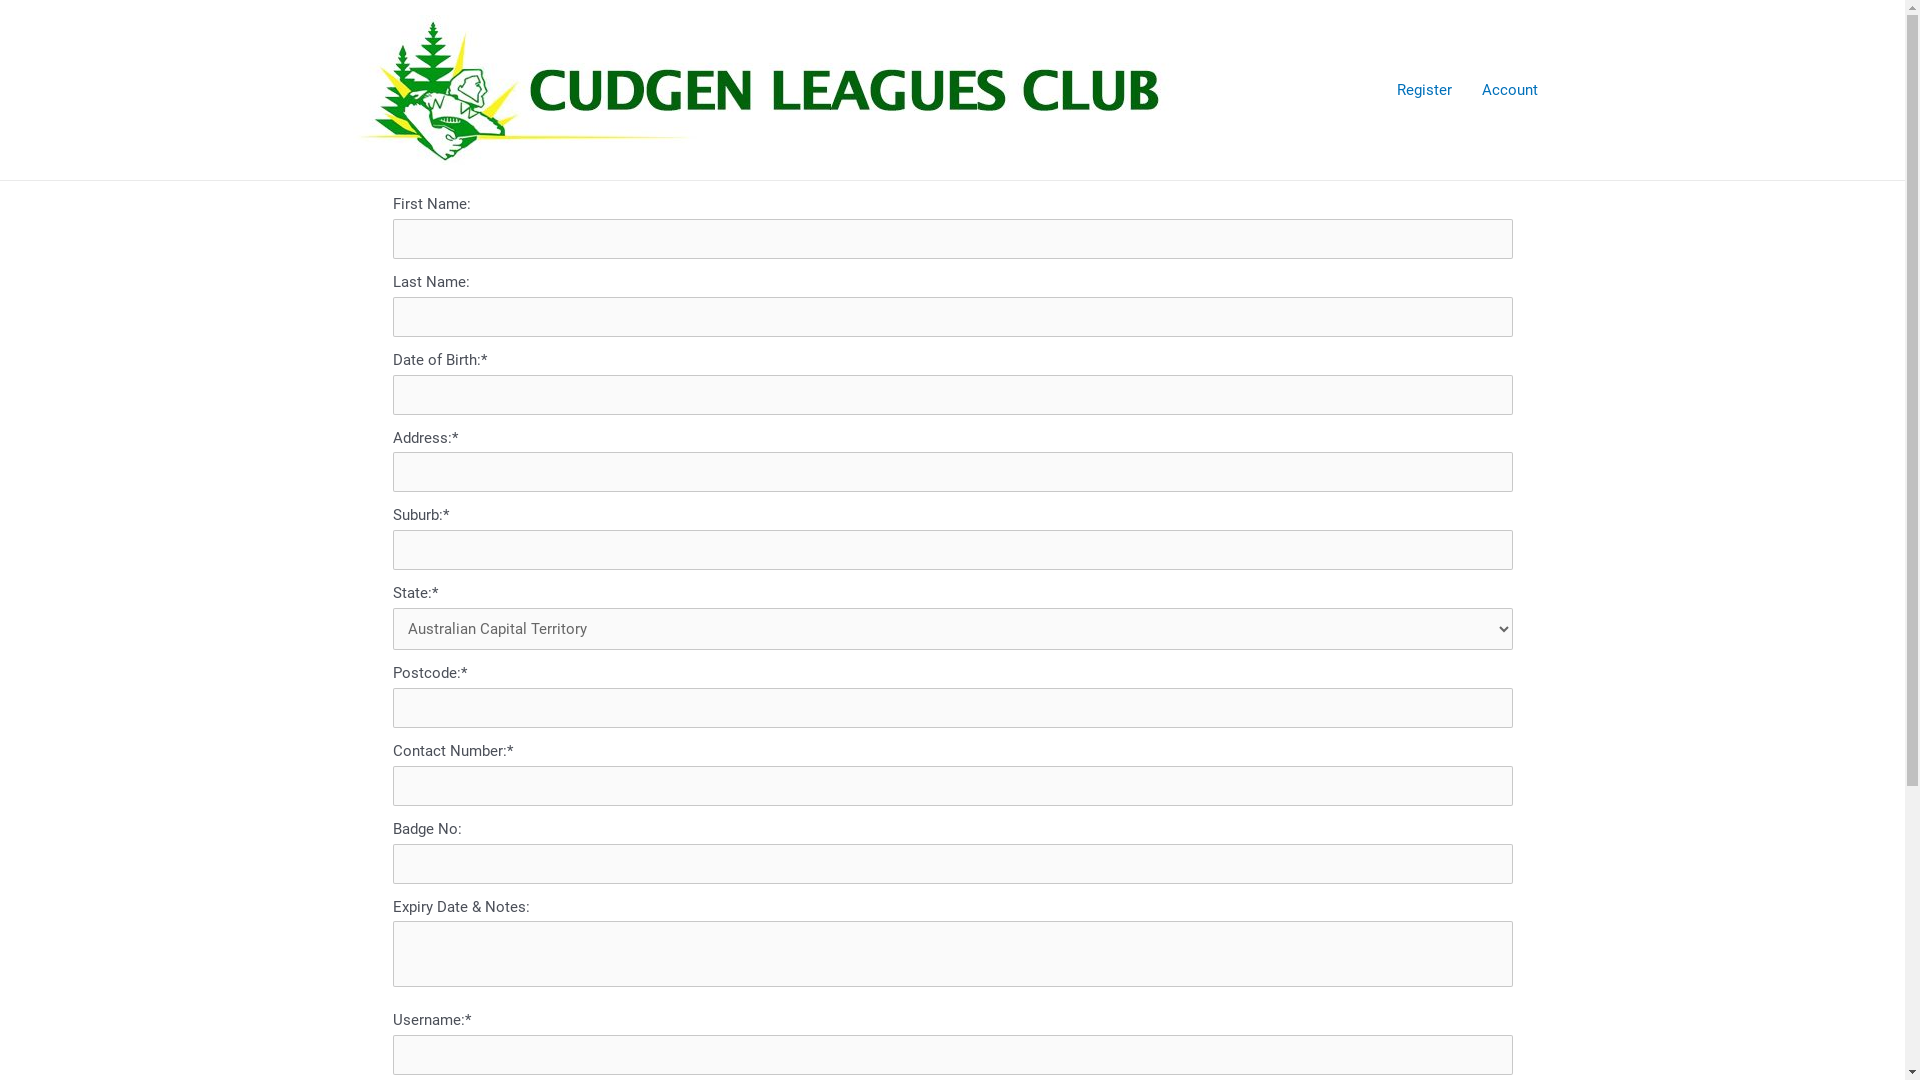 Image resolution: width=1920 pixels, height=1080 pixels. Describe the element at coordinates (1508, 88) in the screenshot. I see `'Account'` at that location.